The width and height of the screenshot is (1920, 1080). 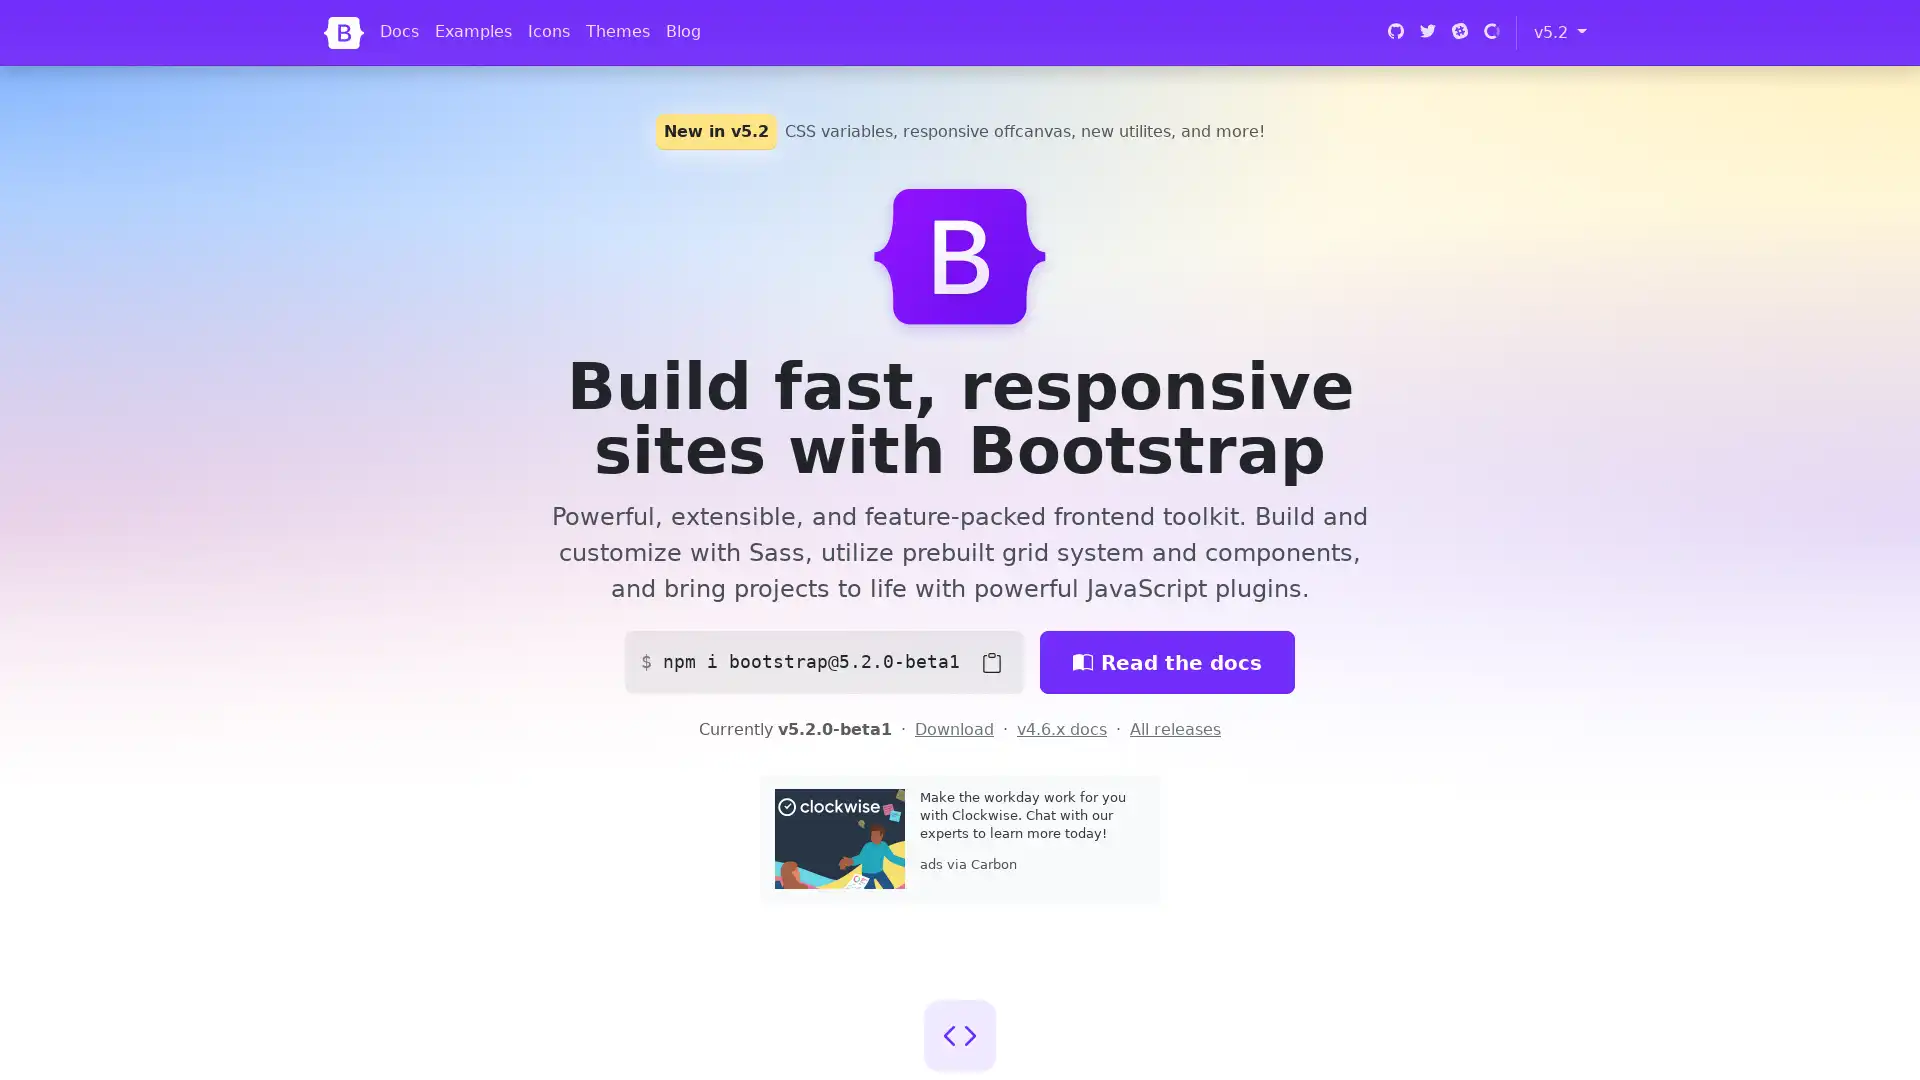 I want to click on v5.2, so click(x=1559, y=33).